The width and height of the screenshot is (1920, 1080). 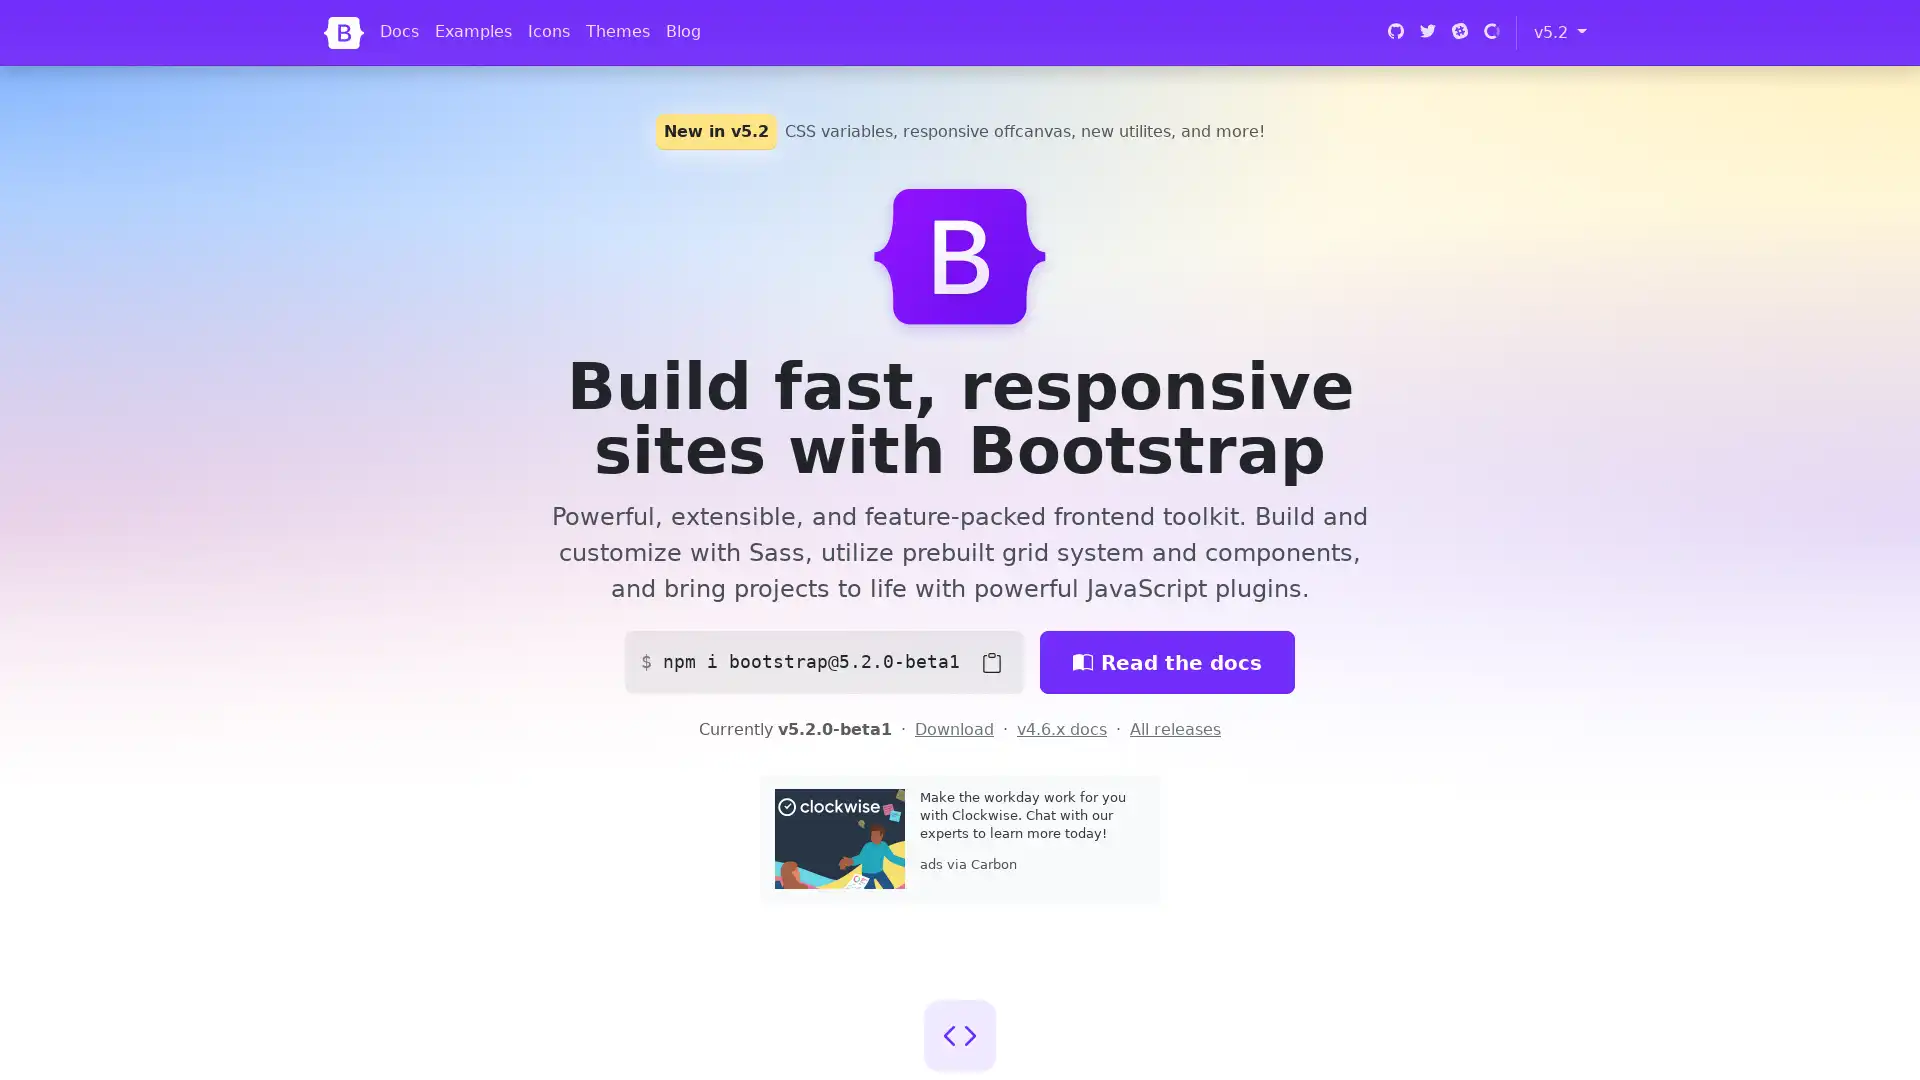 I want to click on v5.2, so click(x=1559, y=33).